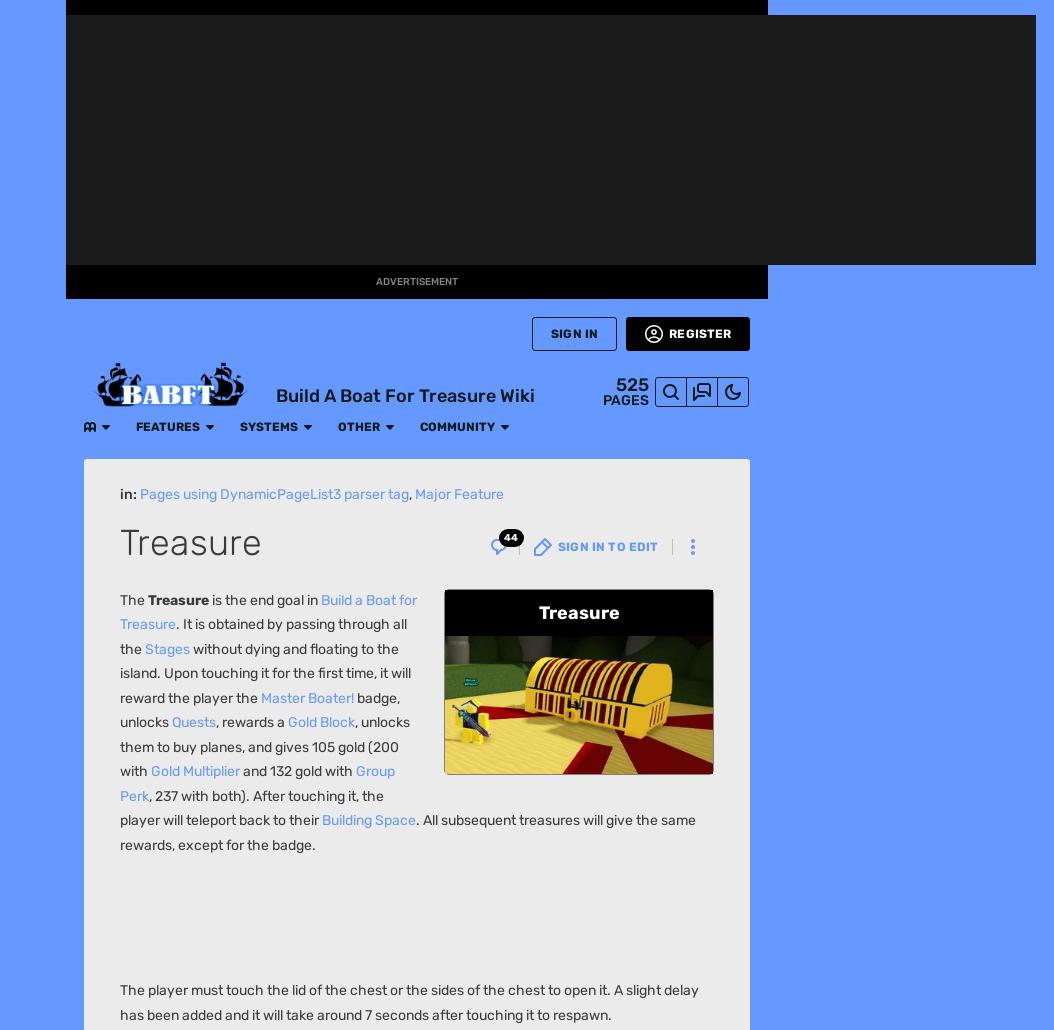 The width and height of the screenshot is (1054, 1030). I want to click on 'Systems', so click(202, 22).